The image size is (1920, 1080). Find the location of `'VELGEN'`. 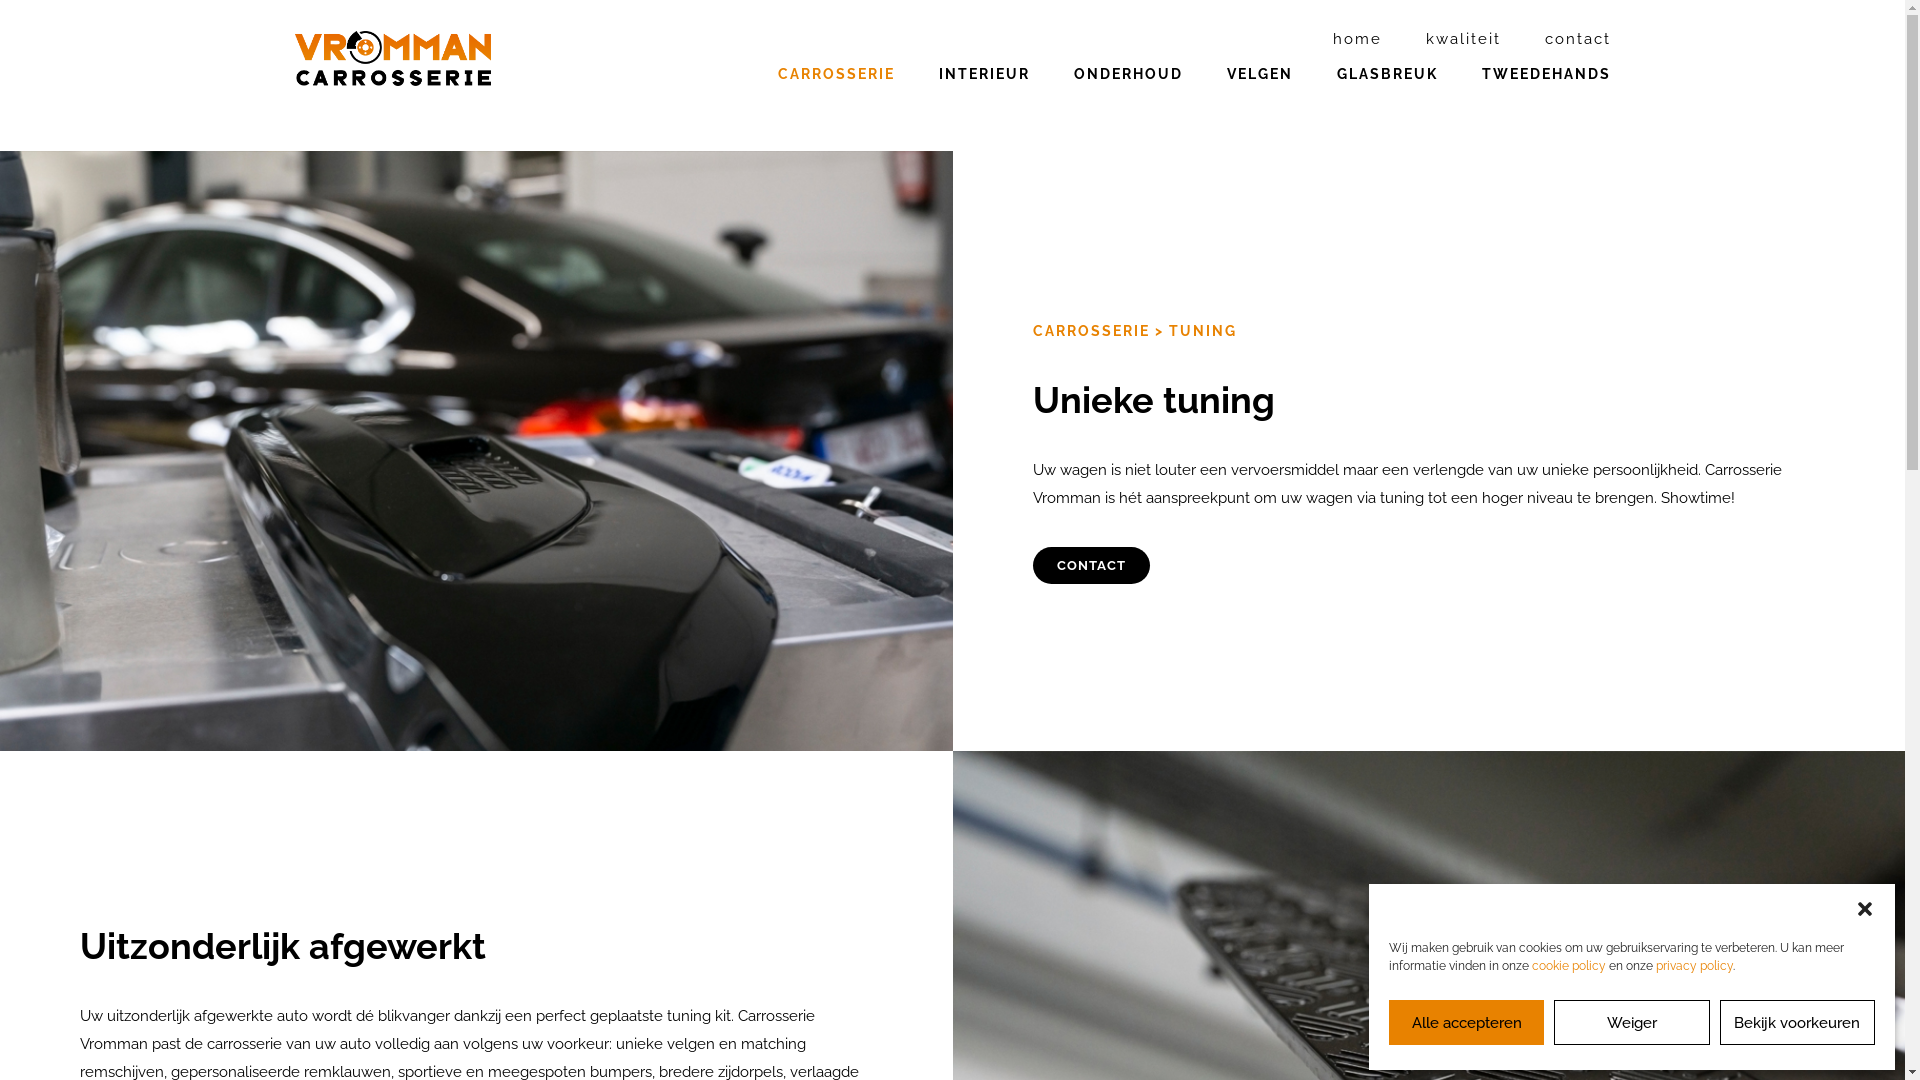

'VELGEN' is located at coordinates (1204, 104).